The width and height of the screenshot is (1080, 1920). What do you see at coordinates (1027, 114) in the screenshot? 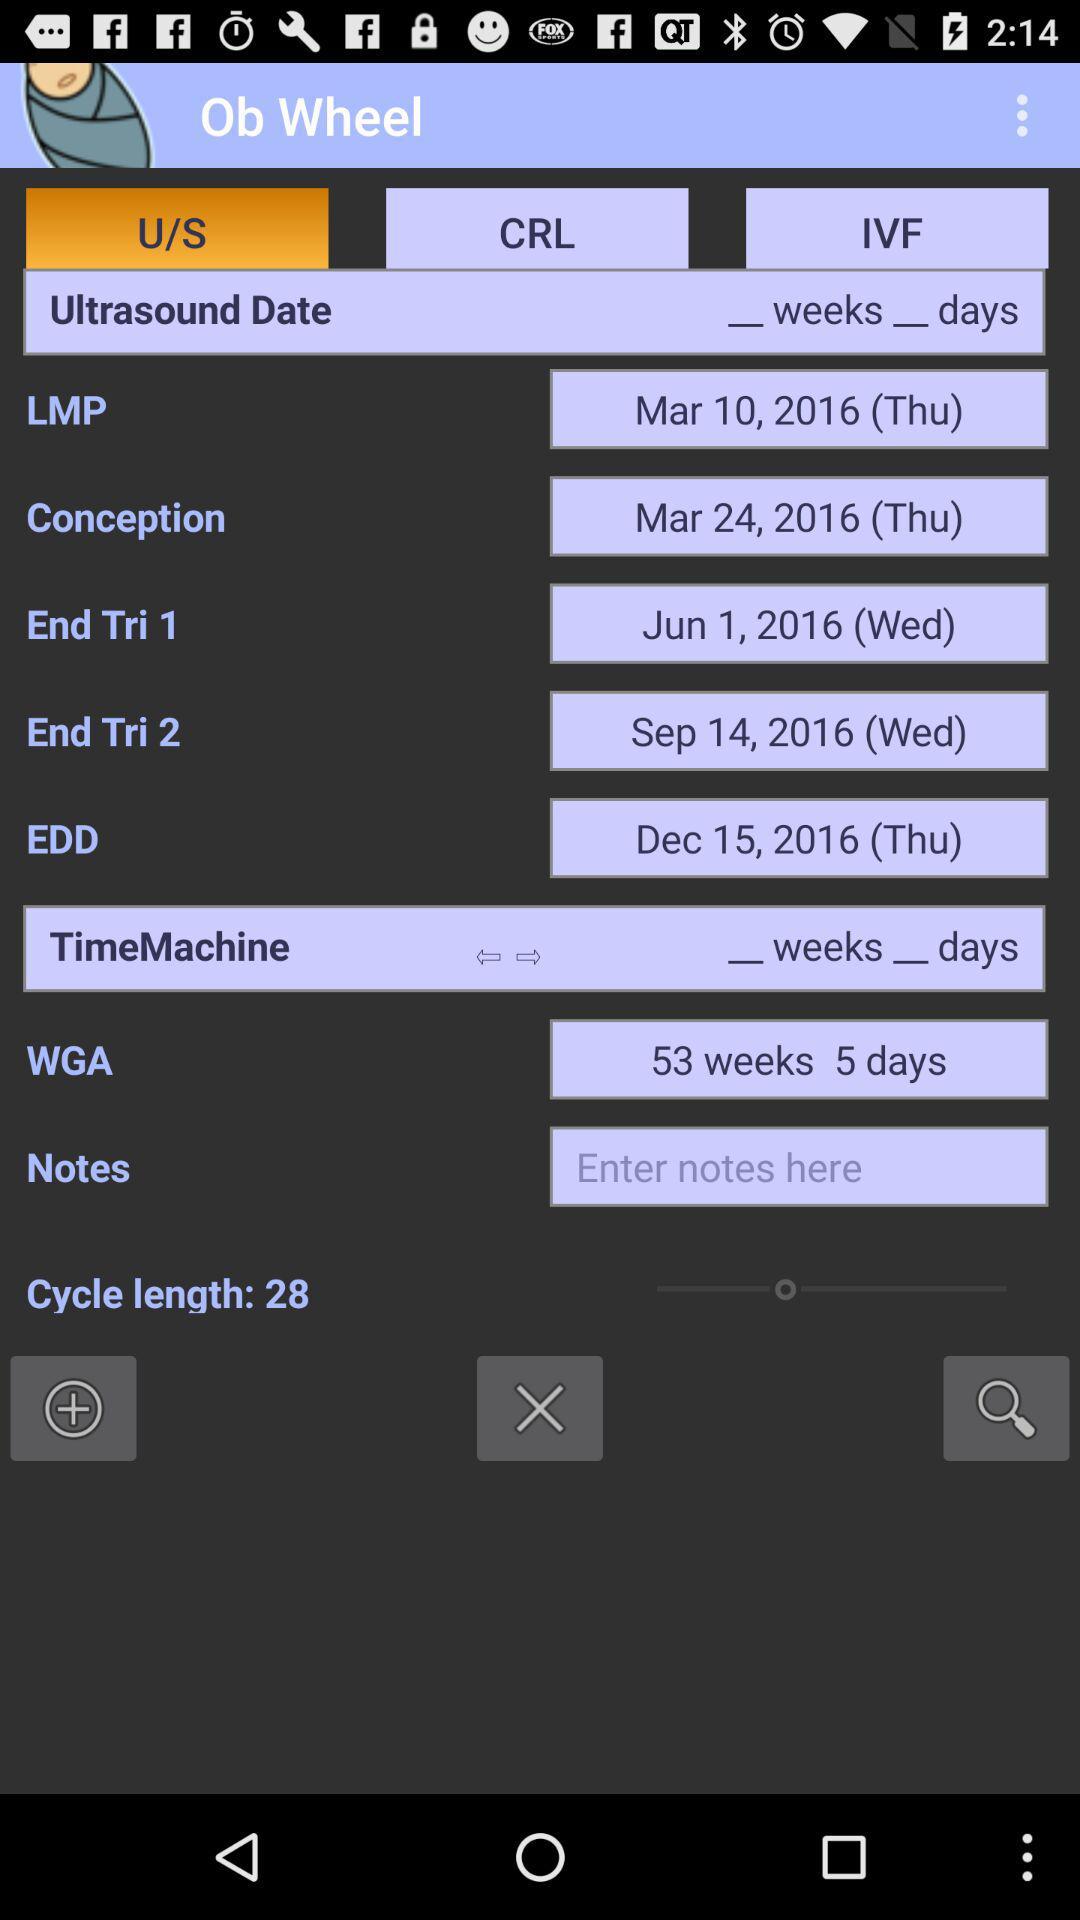
I see `app to the right of ob wheel item` at bounding box center [1027, 114].